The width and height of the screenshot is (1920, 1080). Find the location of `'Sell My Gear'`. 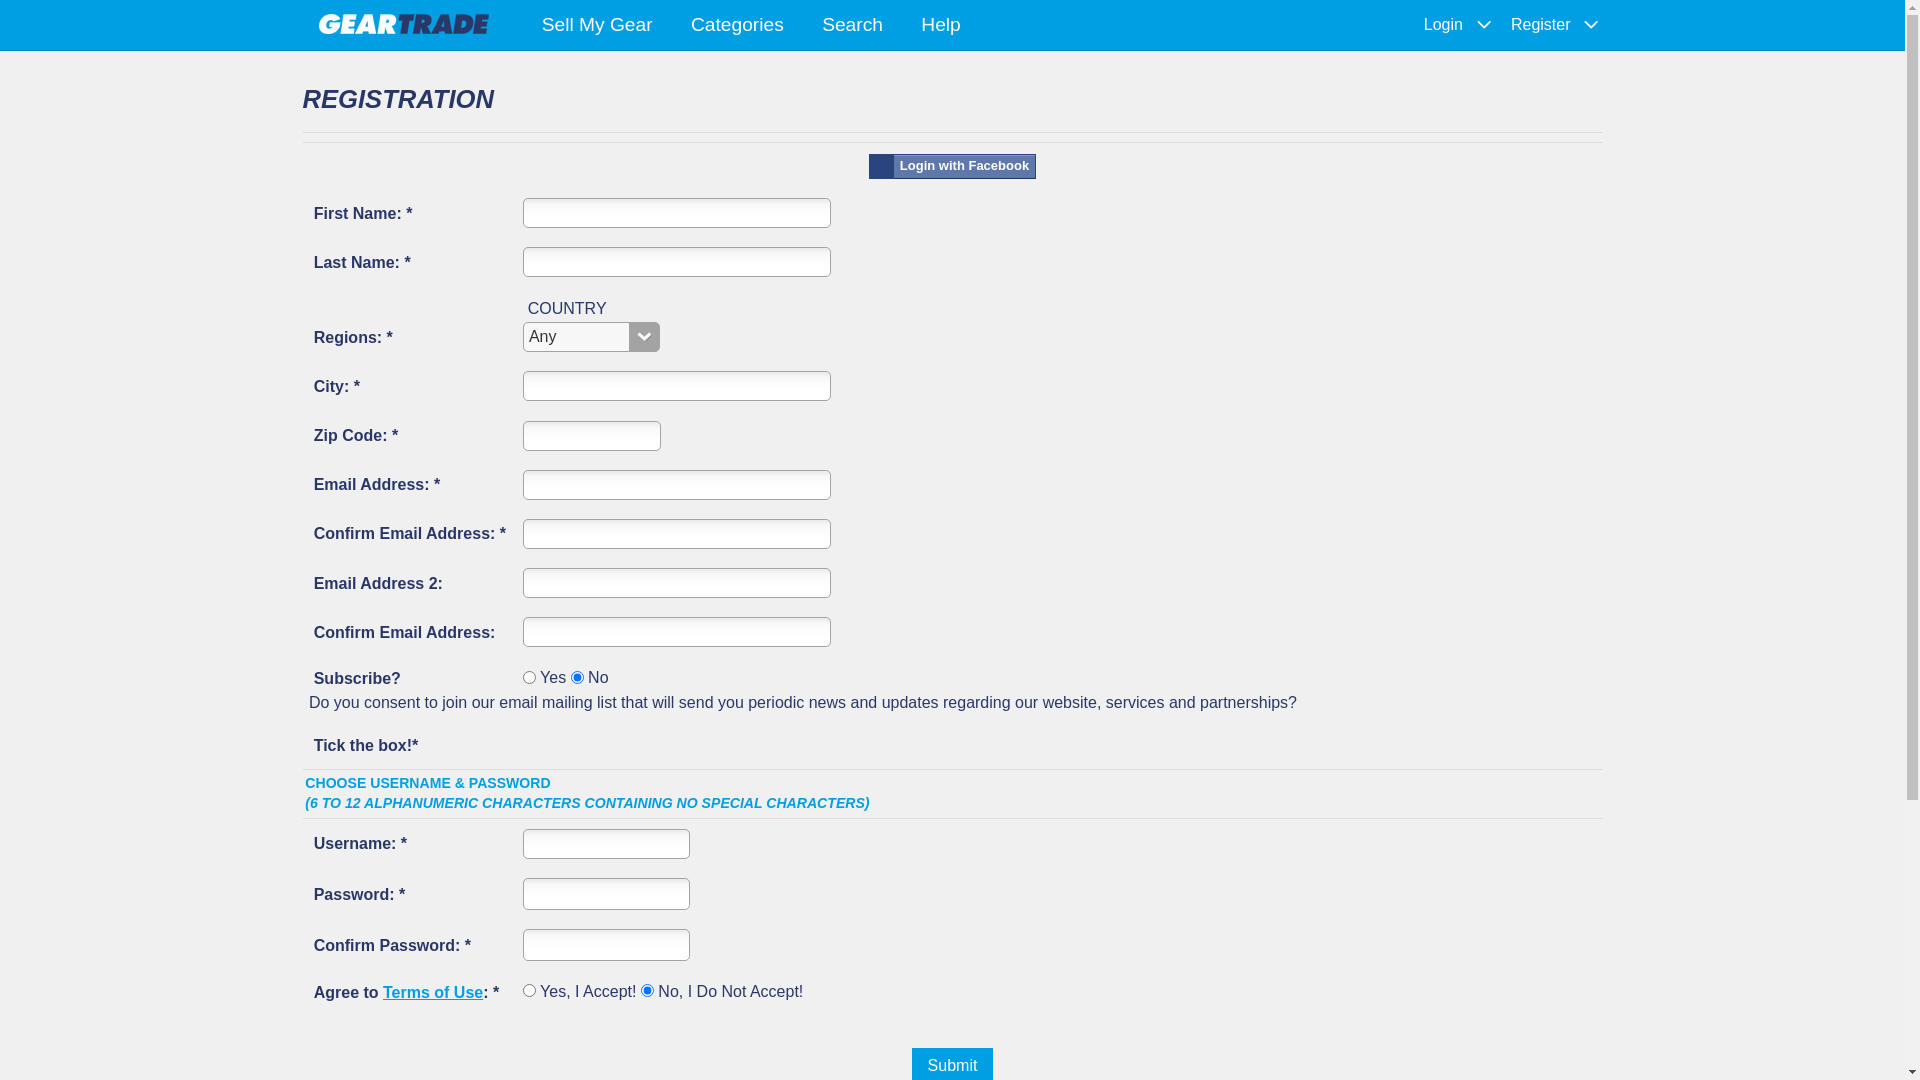

'Sell My Gear' is located at coordinates (595, 25).